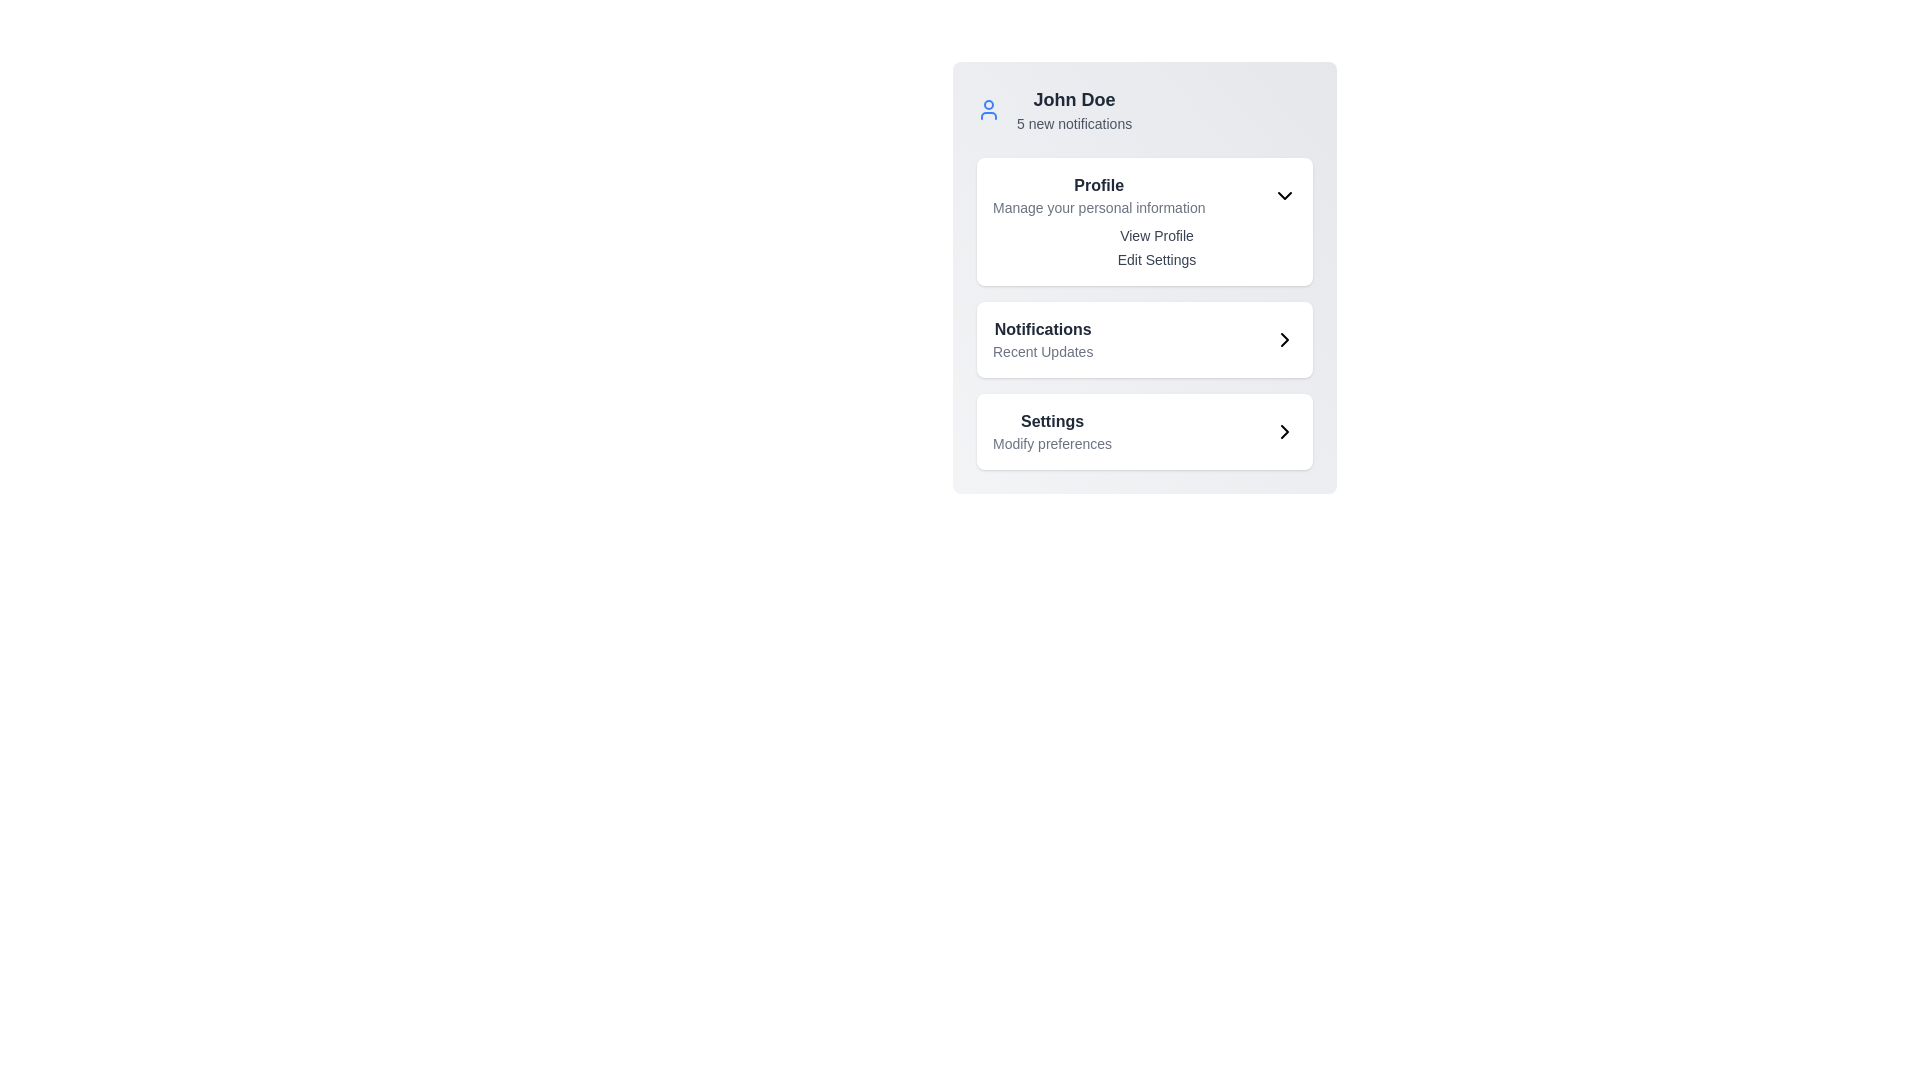 This screenshot has width=1920, height=1080. Describe the element at coordinates (1285, 338) in the screenshot. I see `the right-pointing chevron icon in the Notifications section` at that location.